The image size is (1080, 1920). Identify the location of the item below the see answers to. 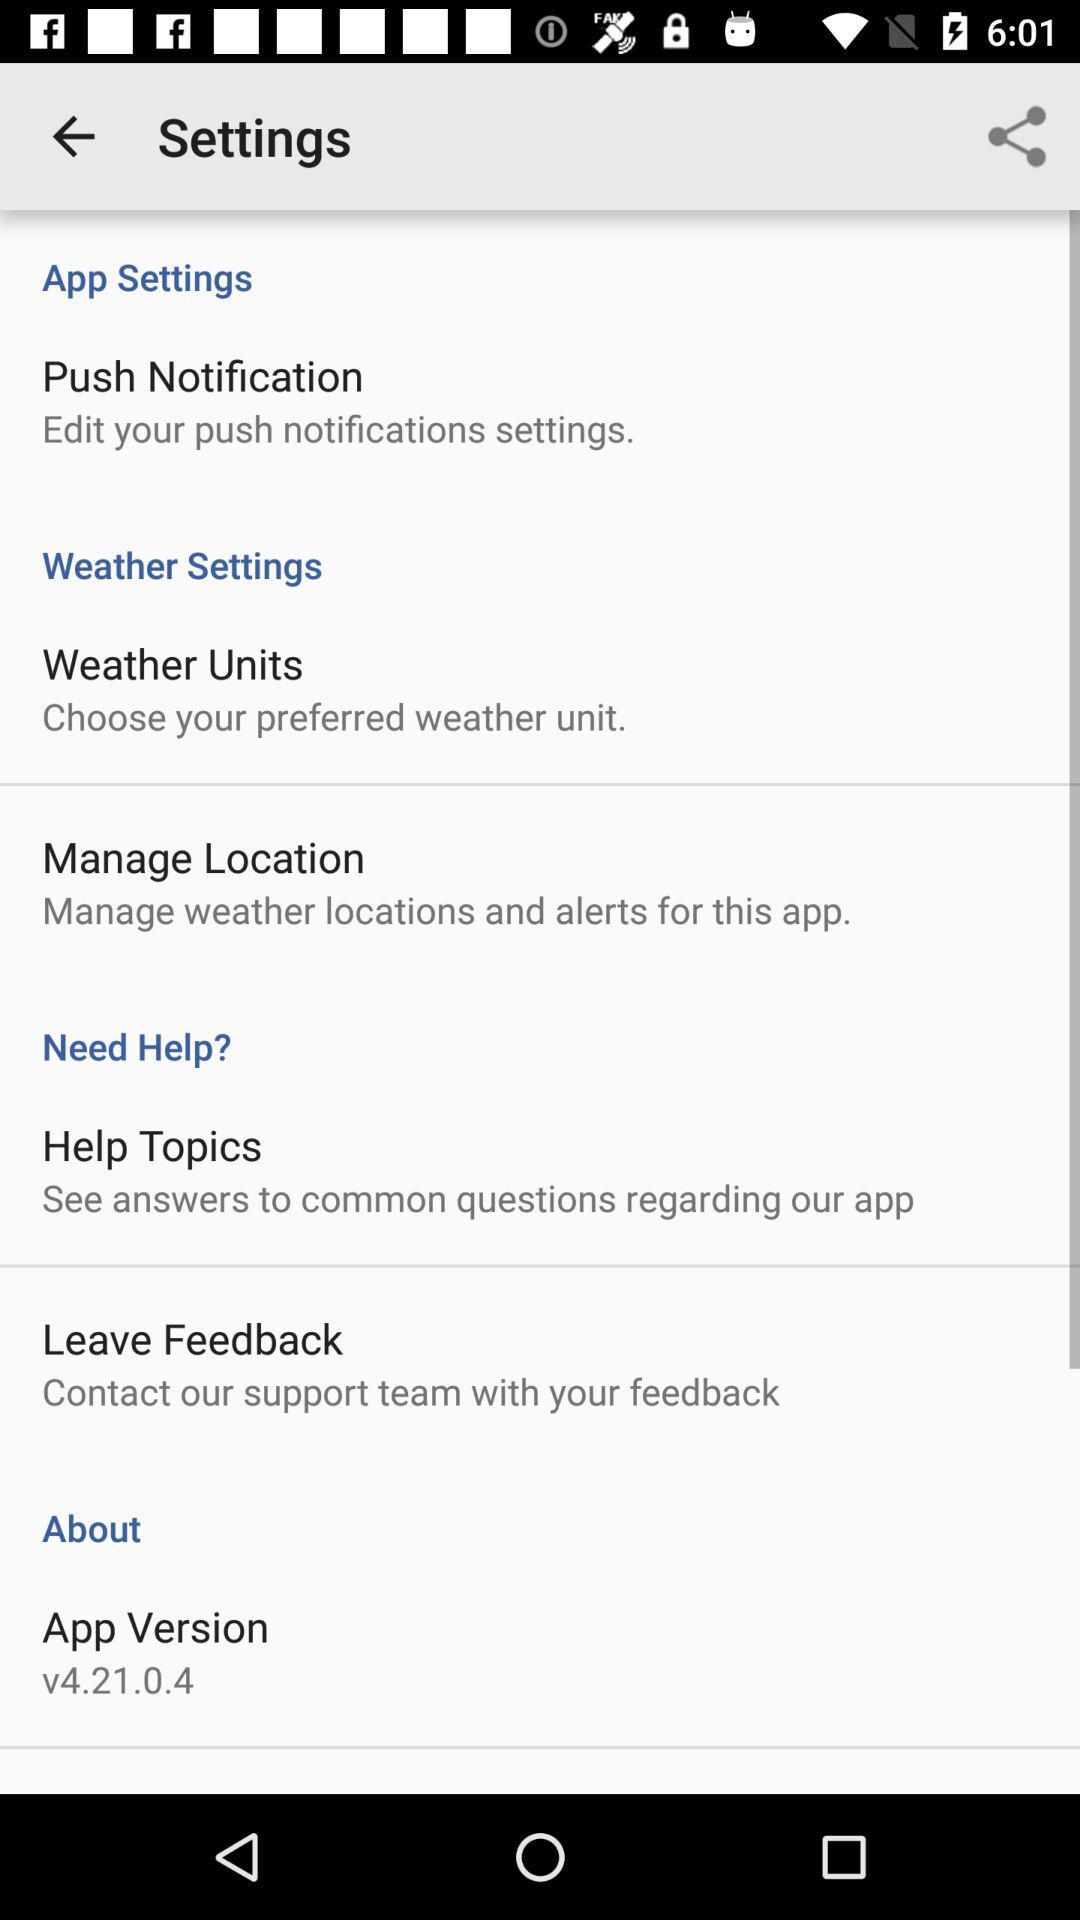
(192, 1338).